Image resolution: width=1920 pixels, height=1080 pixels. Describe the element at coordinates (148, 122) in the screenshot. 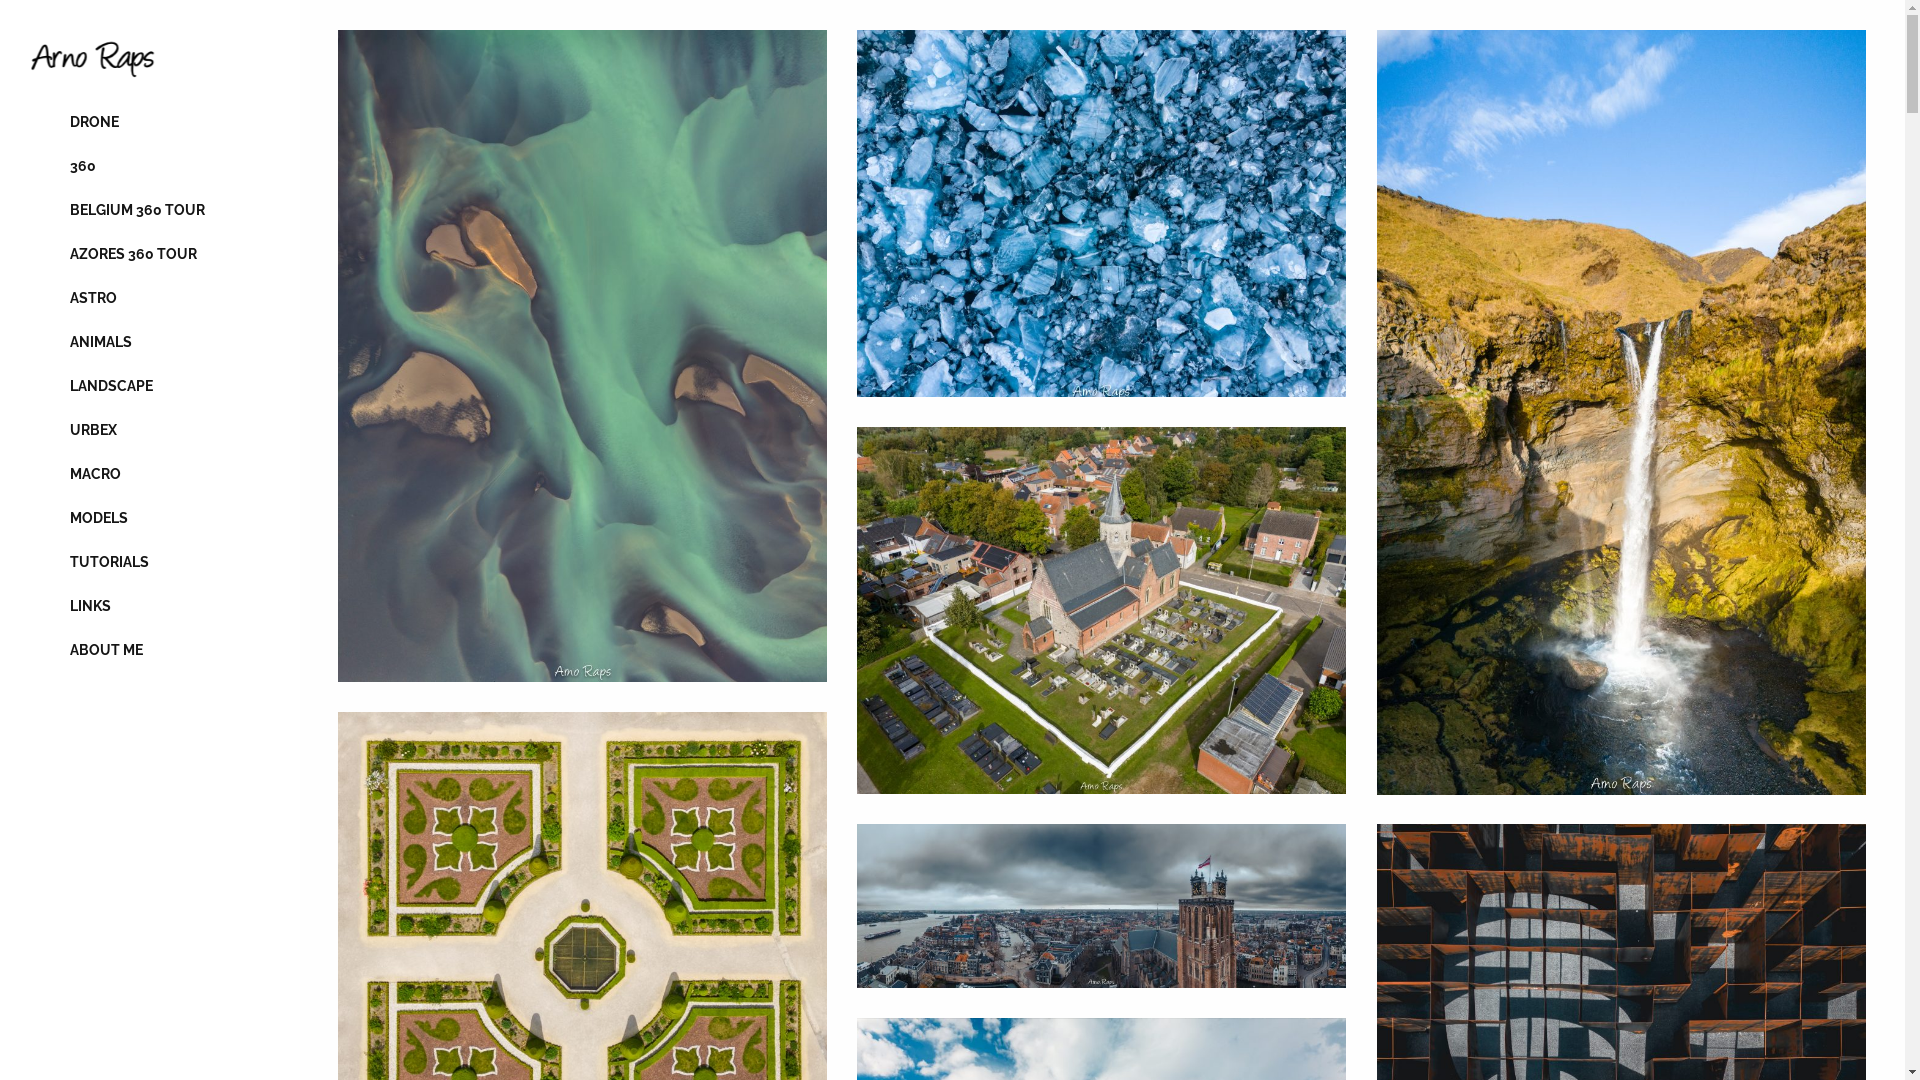

I see `'DRONE'` at that location.